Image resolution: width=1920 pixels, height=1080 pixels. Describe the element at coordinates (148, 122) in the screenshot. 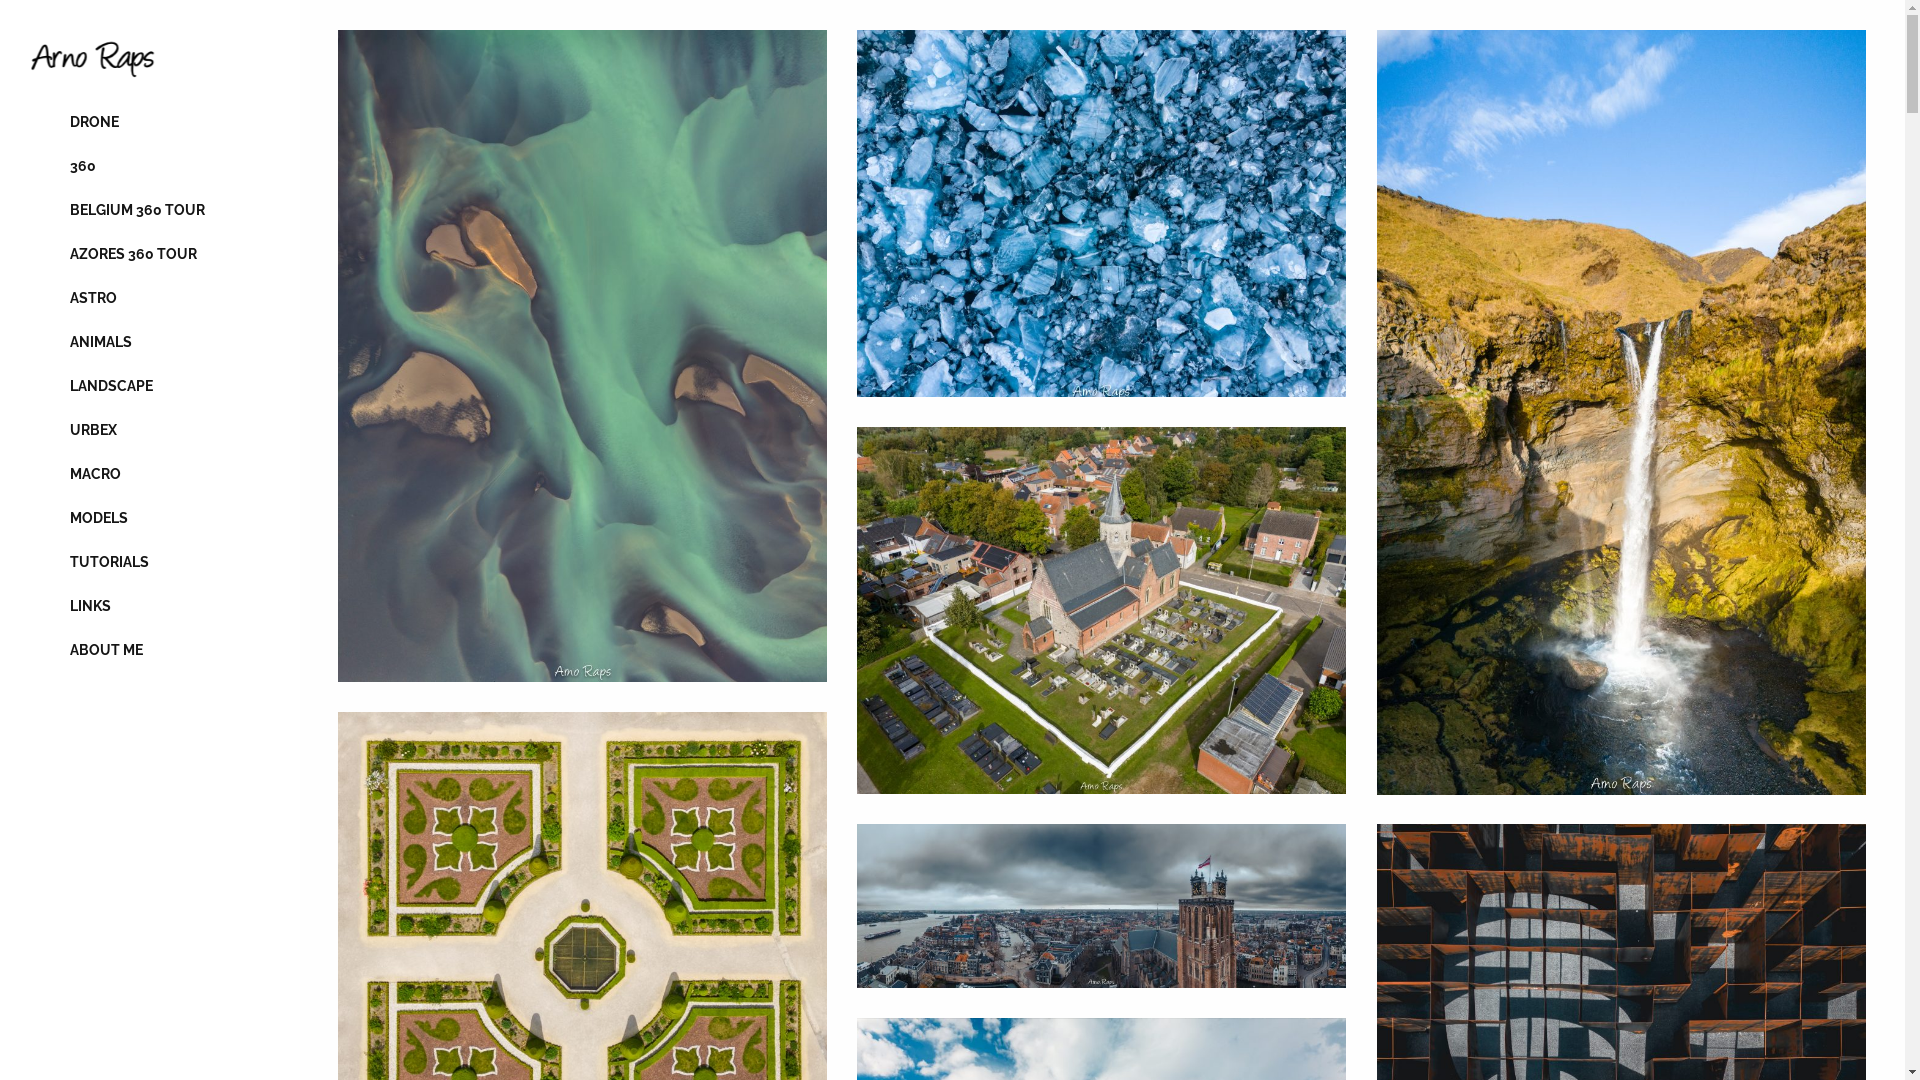

I see `'DRONE'` at that location.